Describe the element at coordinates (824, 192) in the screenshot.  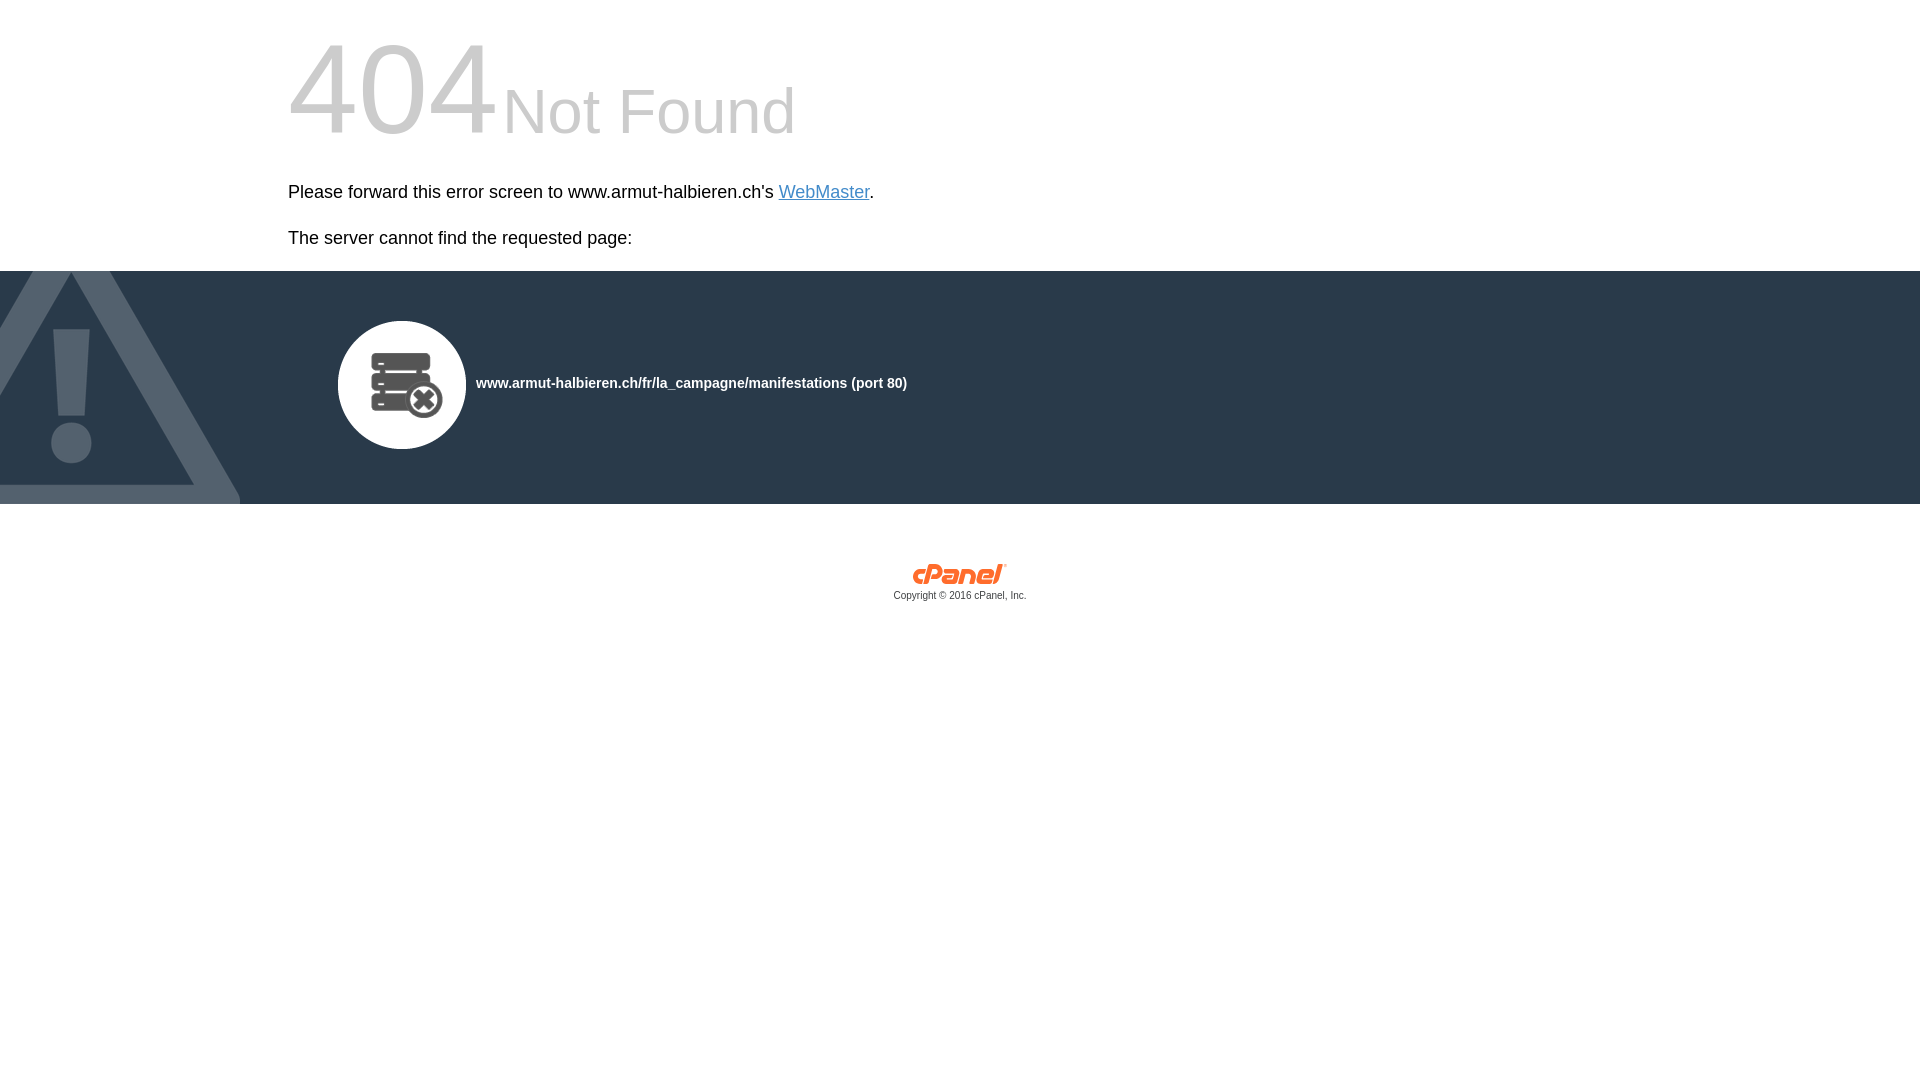
I see `'WebMaster'` at that location.